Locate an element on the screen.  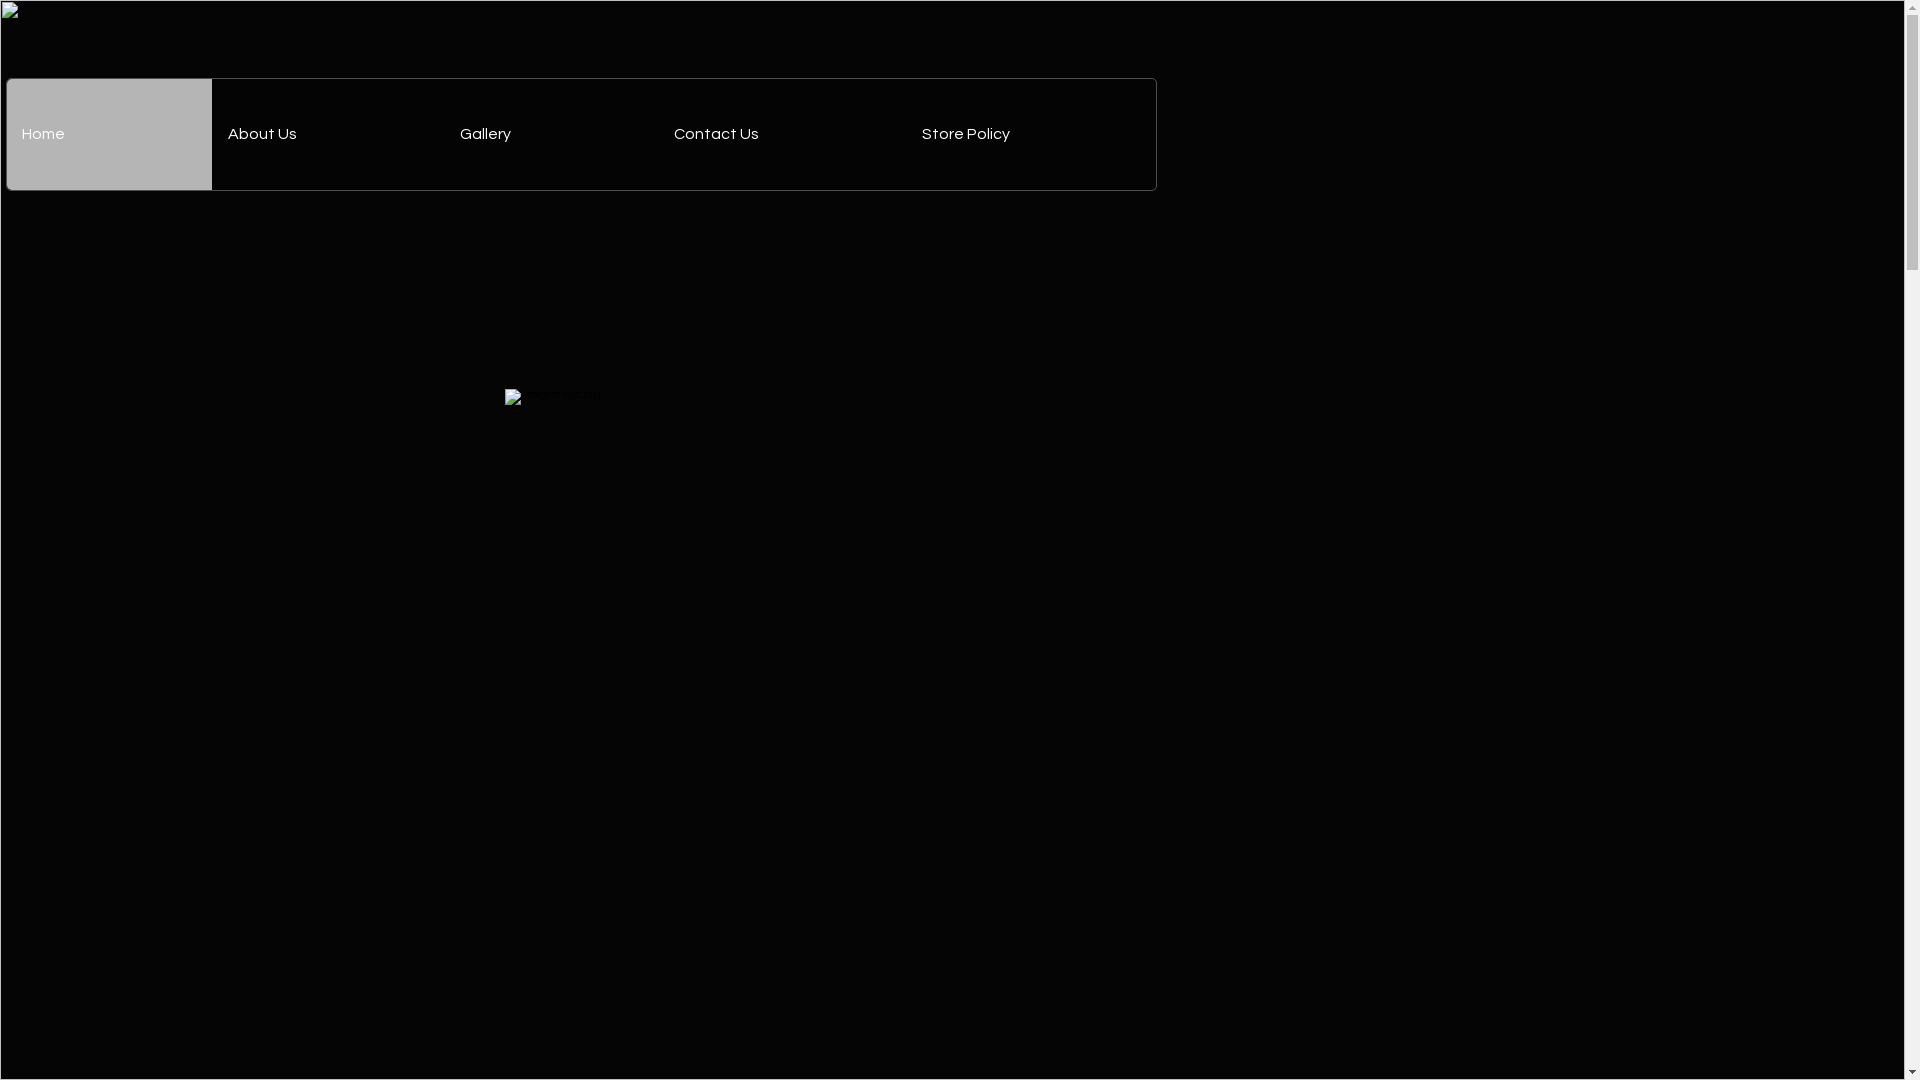
'Store Policy' is located at coordinates (1031, 134).